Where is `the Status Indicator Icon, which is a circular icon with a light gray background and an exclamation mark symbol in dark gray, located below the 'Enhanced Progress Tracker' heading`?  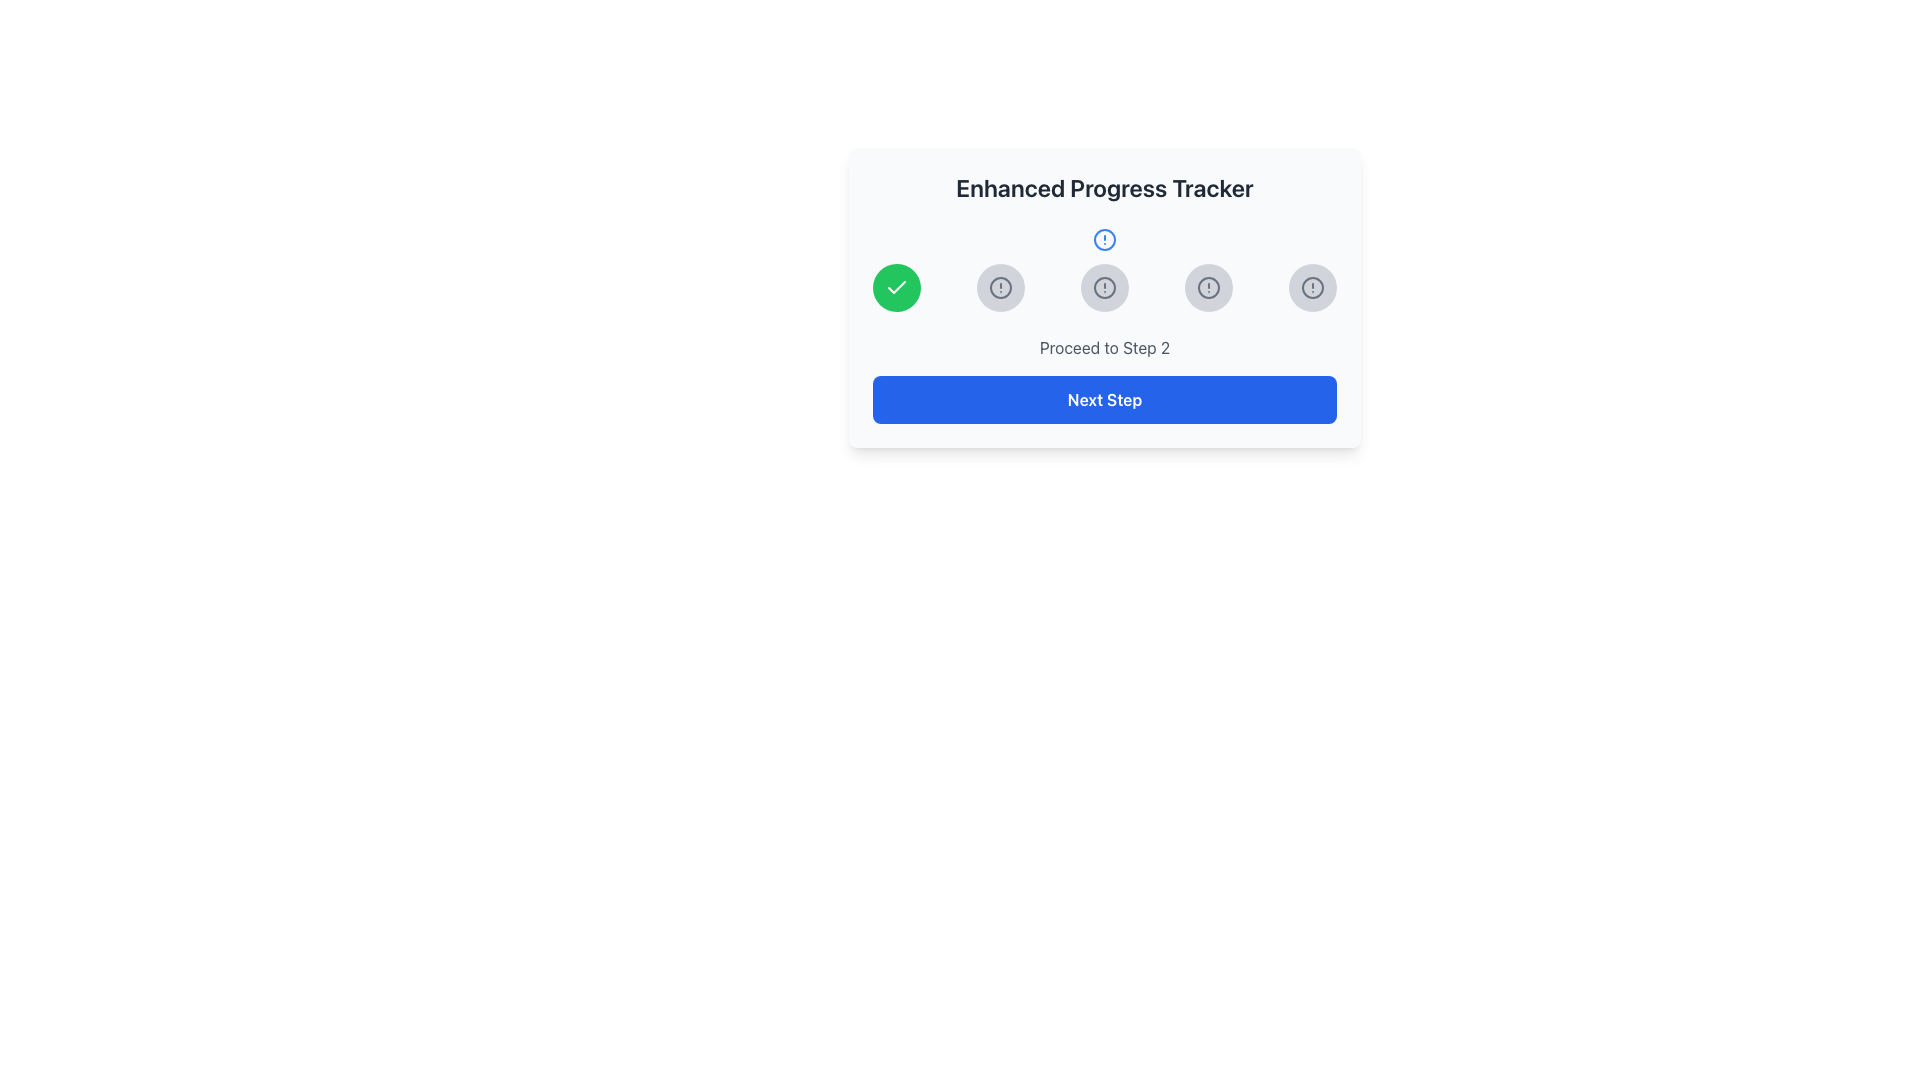 the Status Indicator Icon, which is a circular icon with a light gray background and an exclamation mark symbol in dark gray, located below the 'Enhanced Progress Tracker' heading is located at coordinates (1103, 297).